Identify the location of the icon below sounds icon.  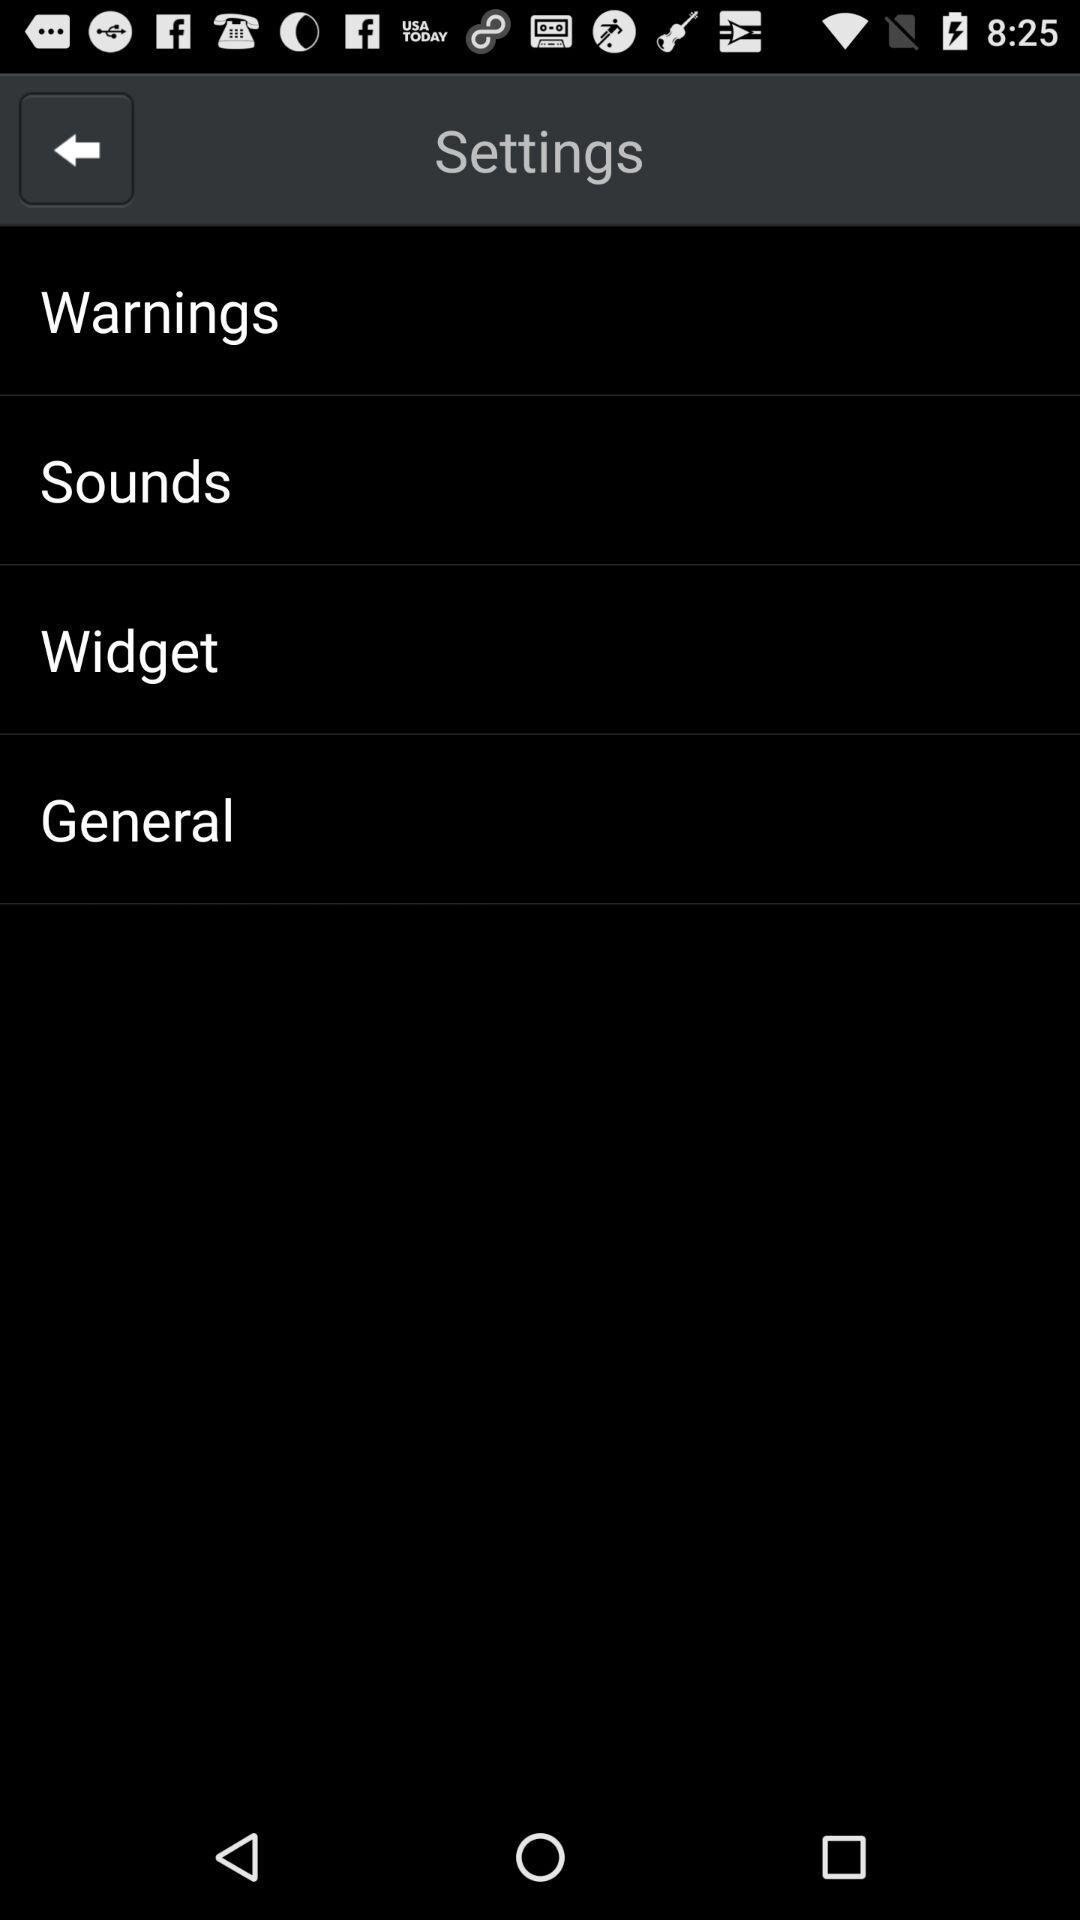
(129, 649).